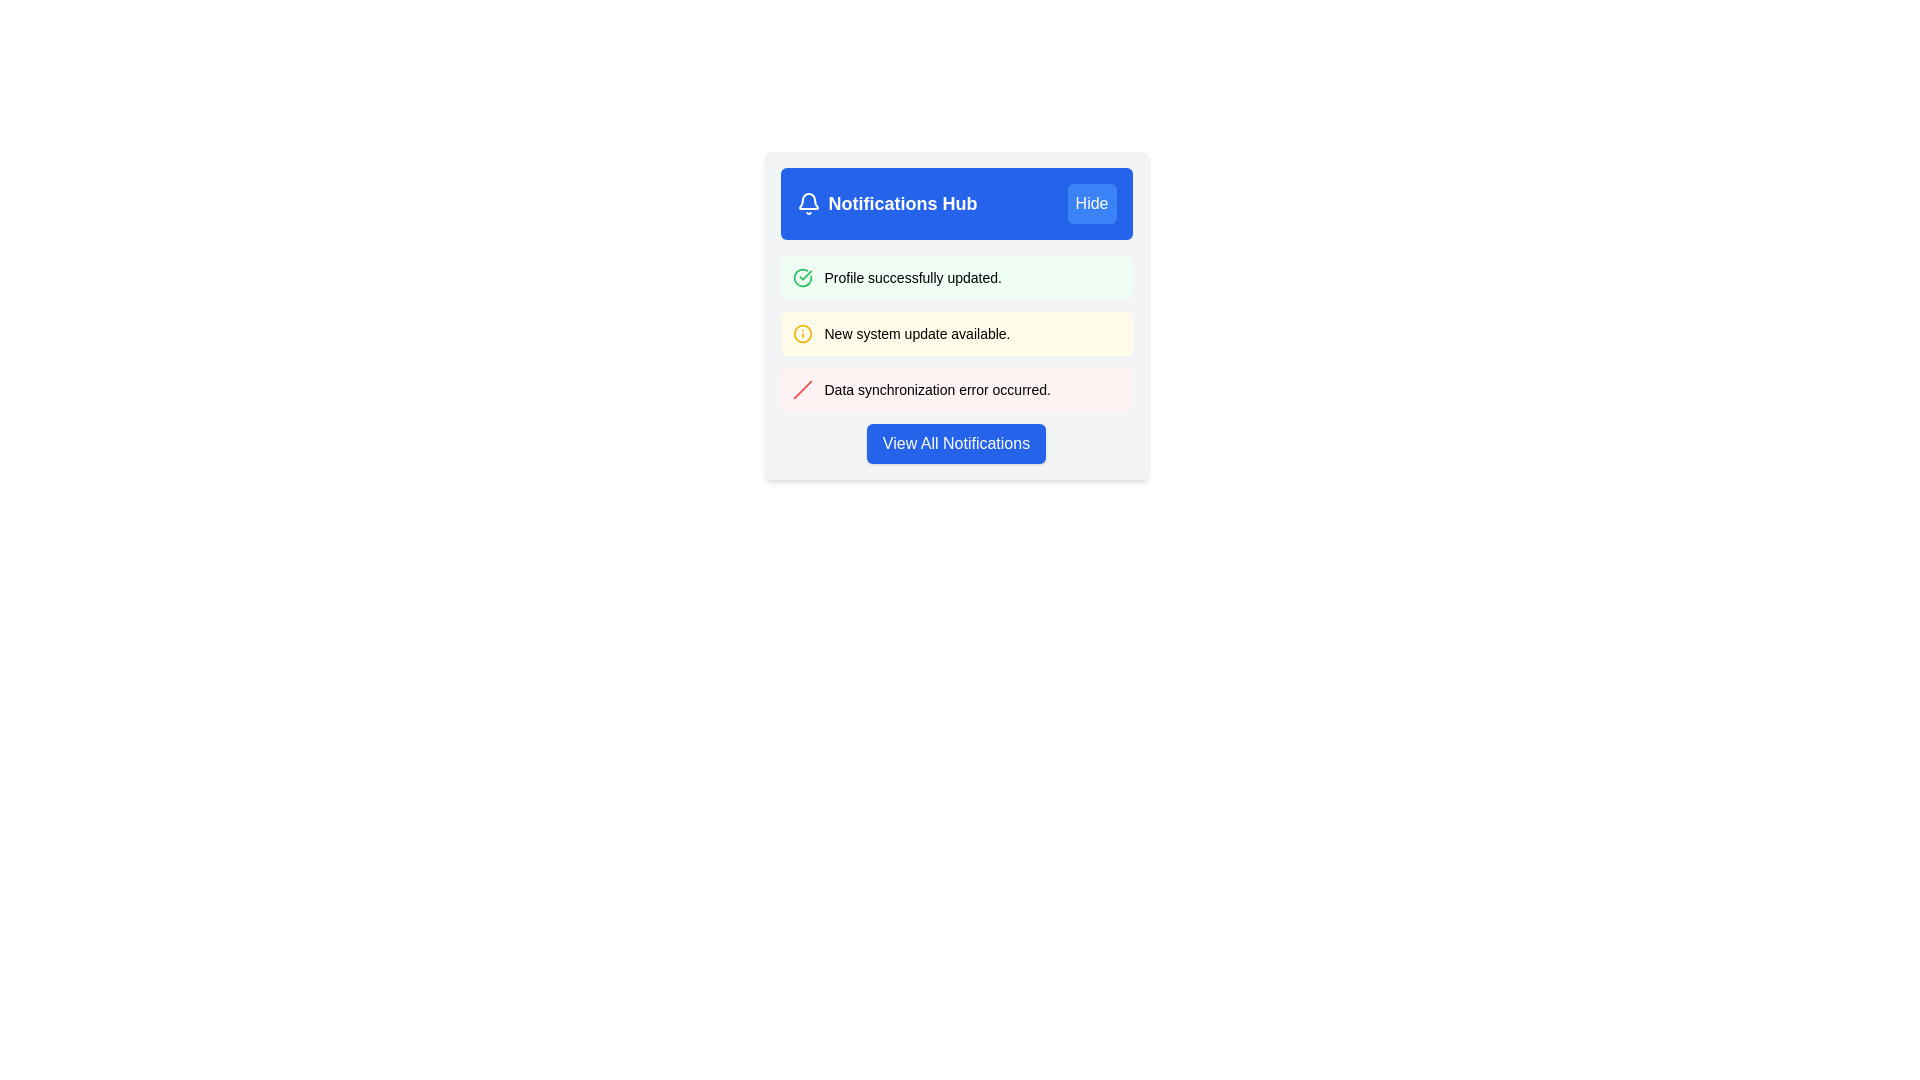 This screenshot has height=1080, width=1920. I want to click on the rectangular button labeled 'Hide' with white text against a blue background located at the top-right corner of the 'Notifications Hub' section to change its color, so click(1091, 204).